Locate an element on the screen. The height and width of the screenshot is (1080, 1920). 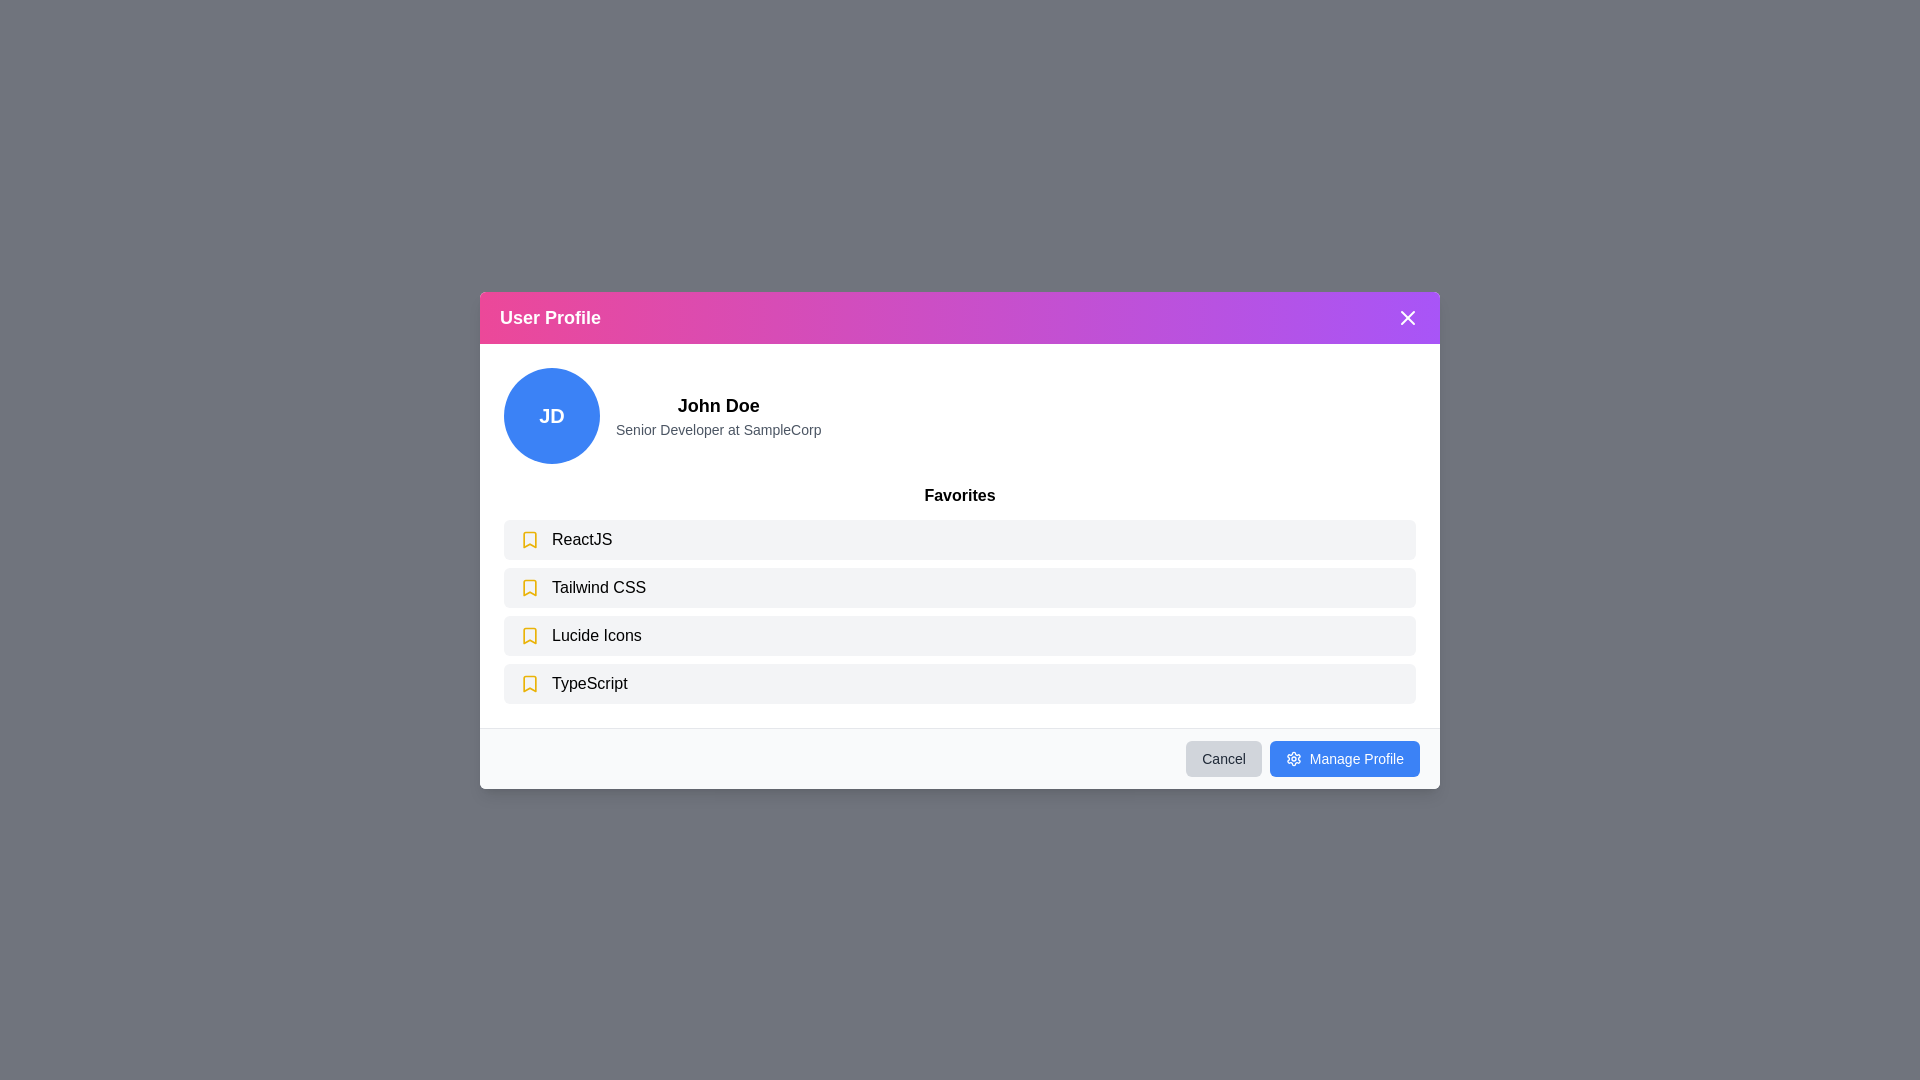
the gear-shaped icon within the 'Manage Profile' button located at the bottom-right of the user profile interface is located at coordinates (1293, 758).